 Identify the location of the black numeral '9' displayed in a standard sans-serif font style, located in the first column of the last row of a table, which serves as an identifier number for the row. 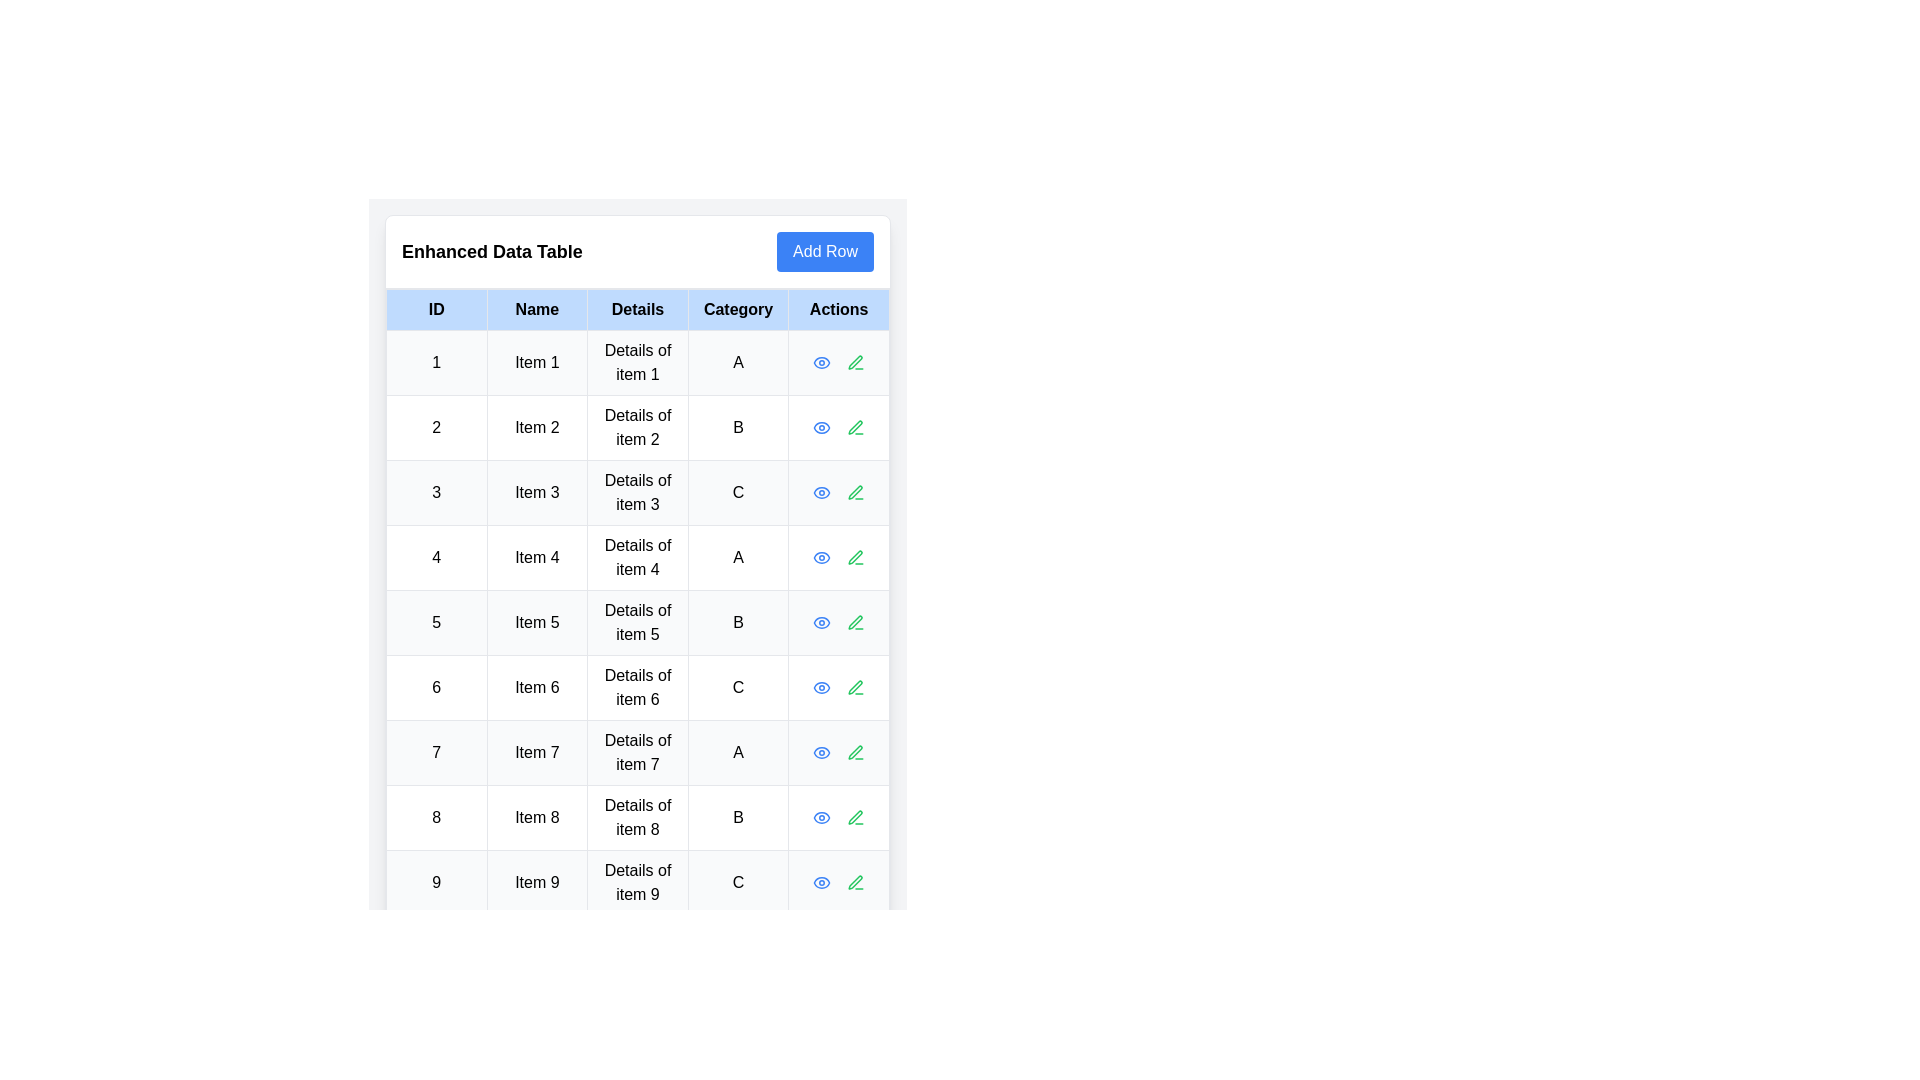
(435, 882).